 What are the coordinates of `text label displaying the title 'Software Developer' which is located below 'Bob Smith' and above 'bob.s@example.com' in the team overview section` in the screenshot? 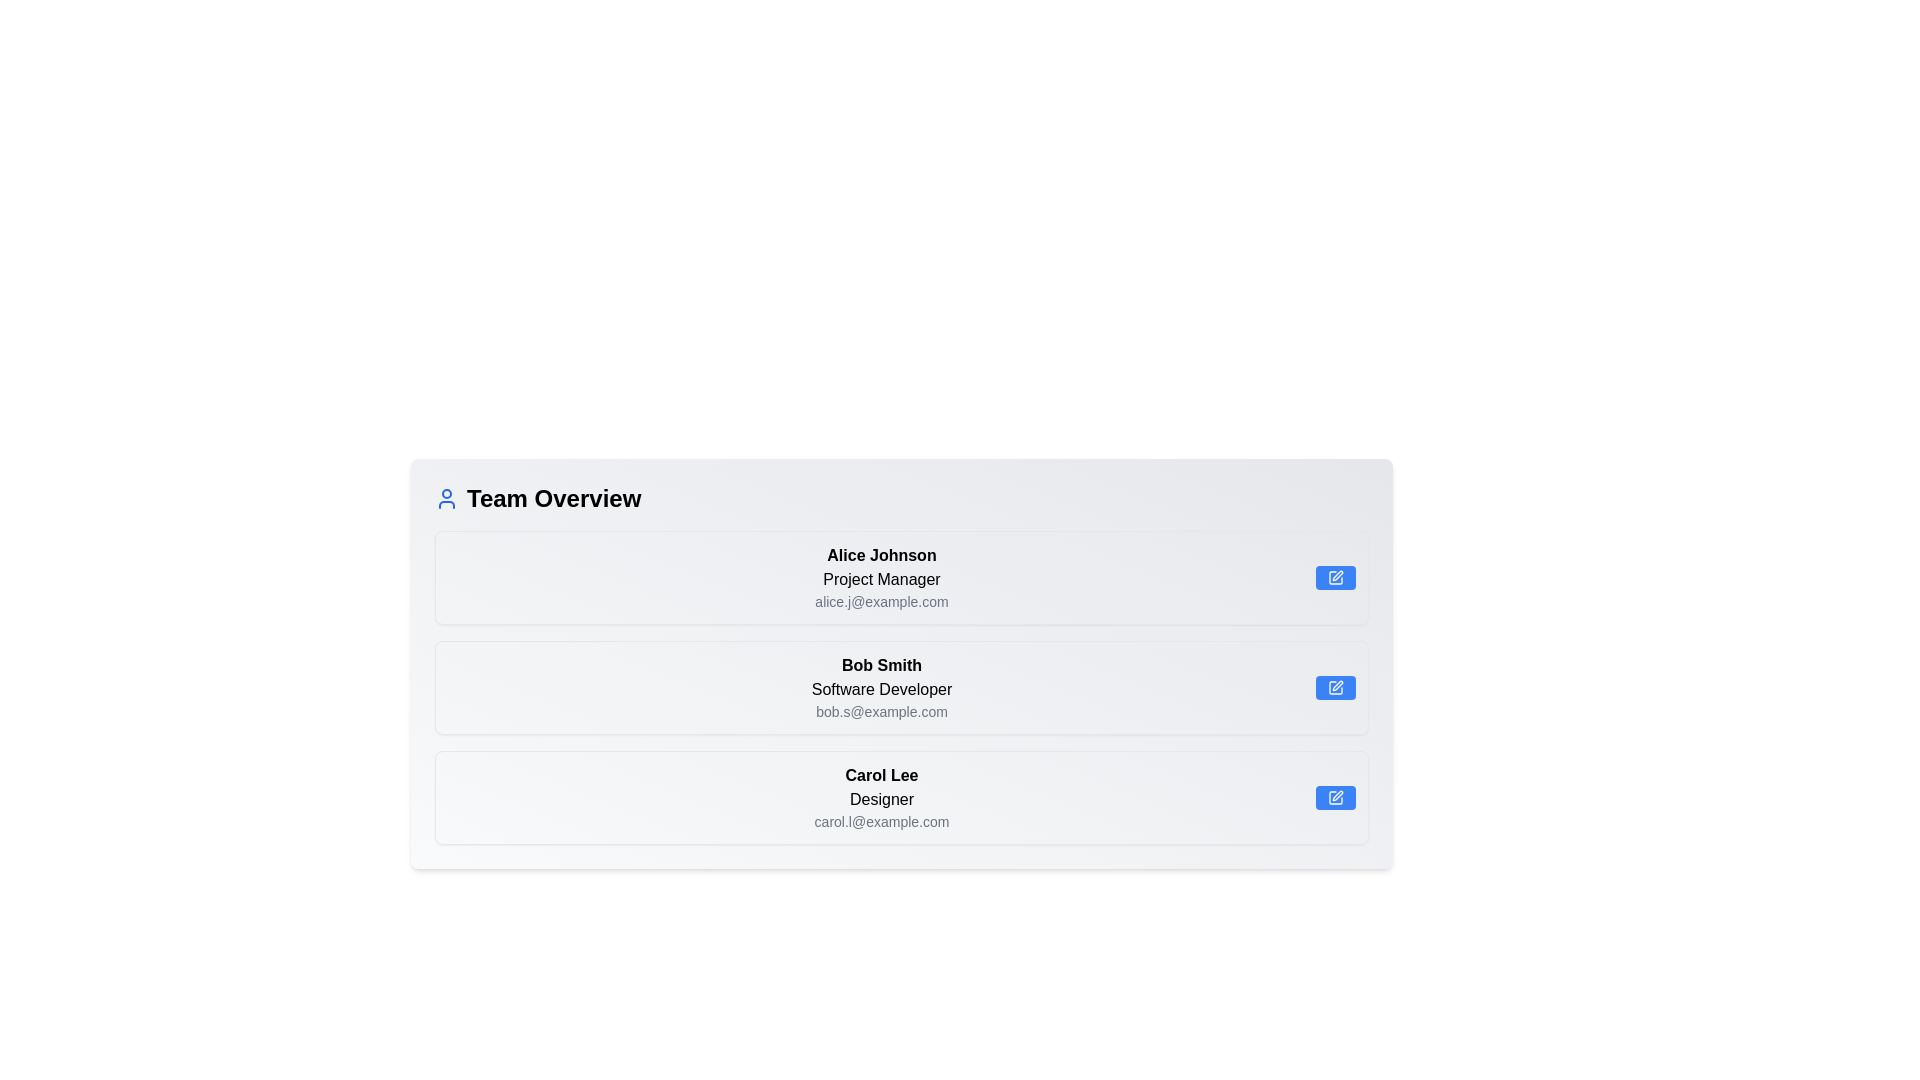 It's located at (881, 689).